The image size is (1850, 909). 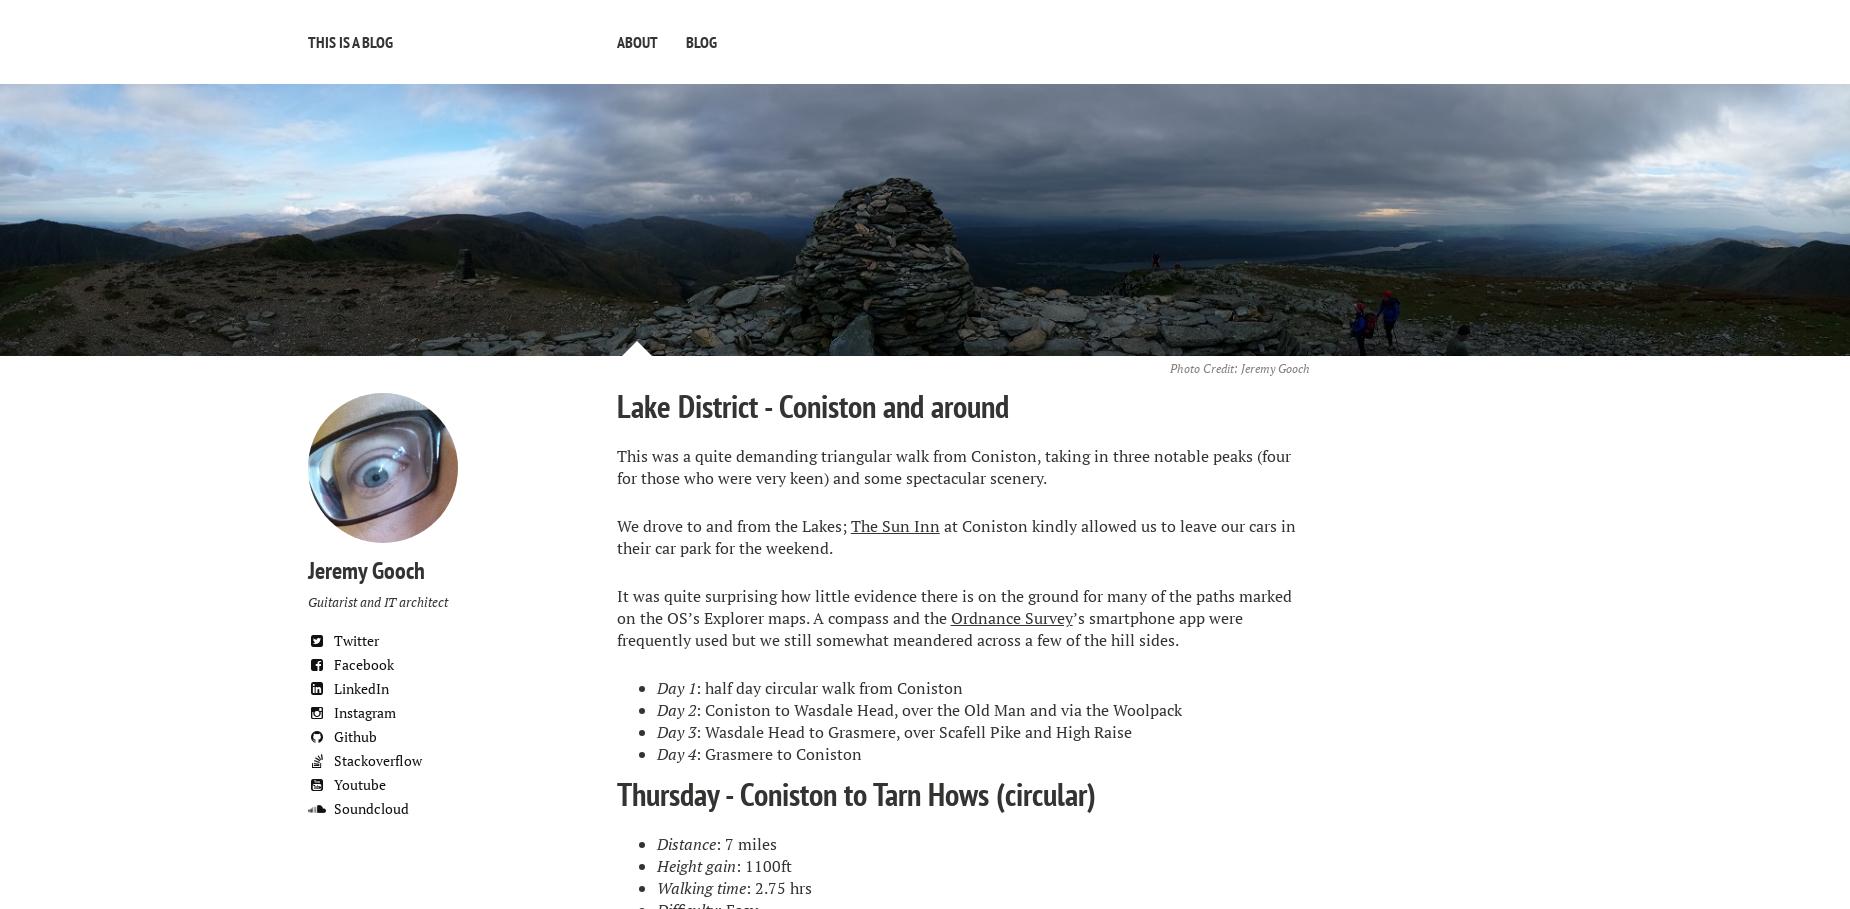 I want to click on 'We drove to and from the Lakes;', so click(x=732, y=526).